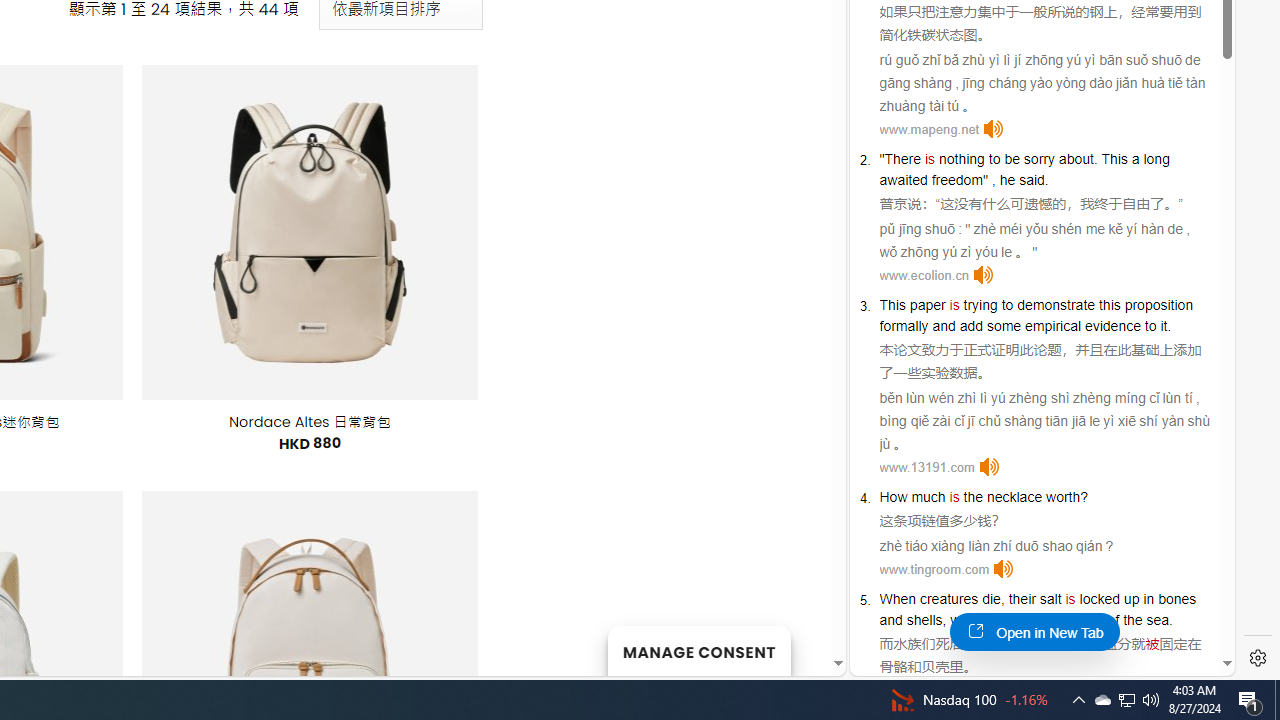 This screenshot has width=1280, height=720. Describe the element at coordinates (891, 304) in the screenshot. I see `'This'` at that location.